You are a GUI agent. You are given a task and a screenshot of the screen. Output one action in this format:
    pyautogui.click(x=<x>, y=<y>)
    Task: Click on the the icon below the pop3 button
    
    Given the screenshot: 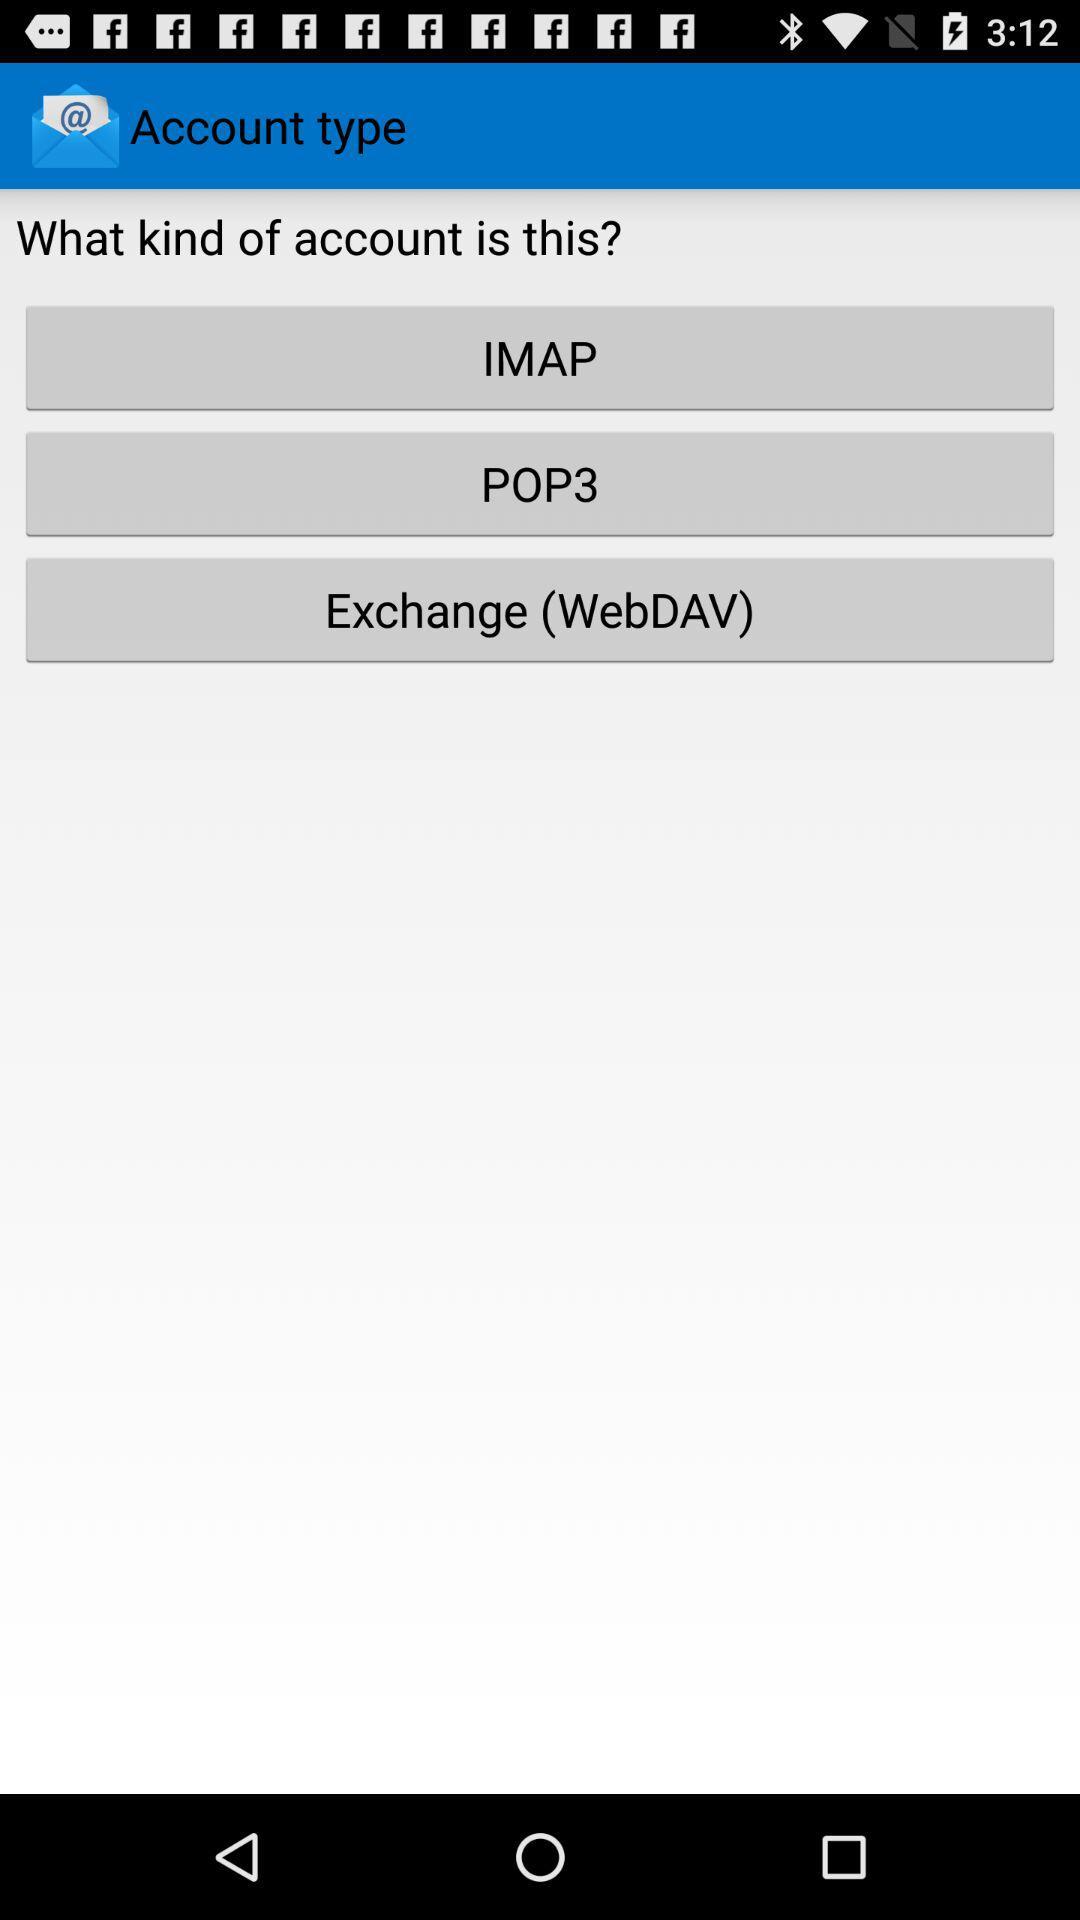 What is the action you would take?
    pyautogui.click(x=540, y=608)
    